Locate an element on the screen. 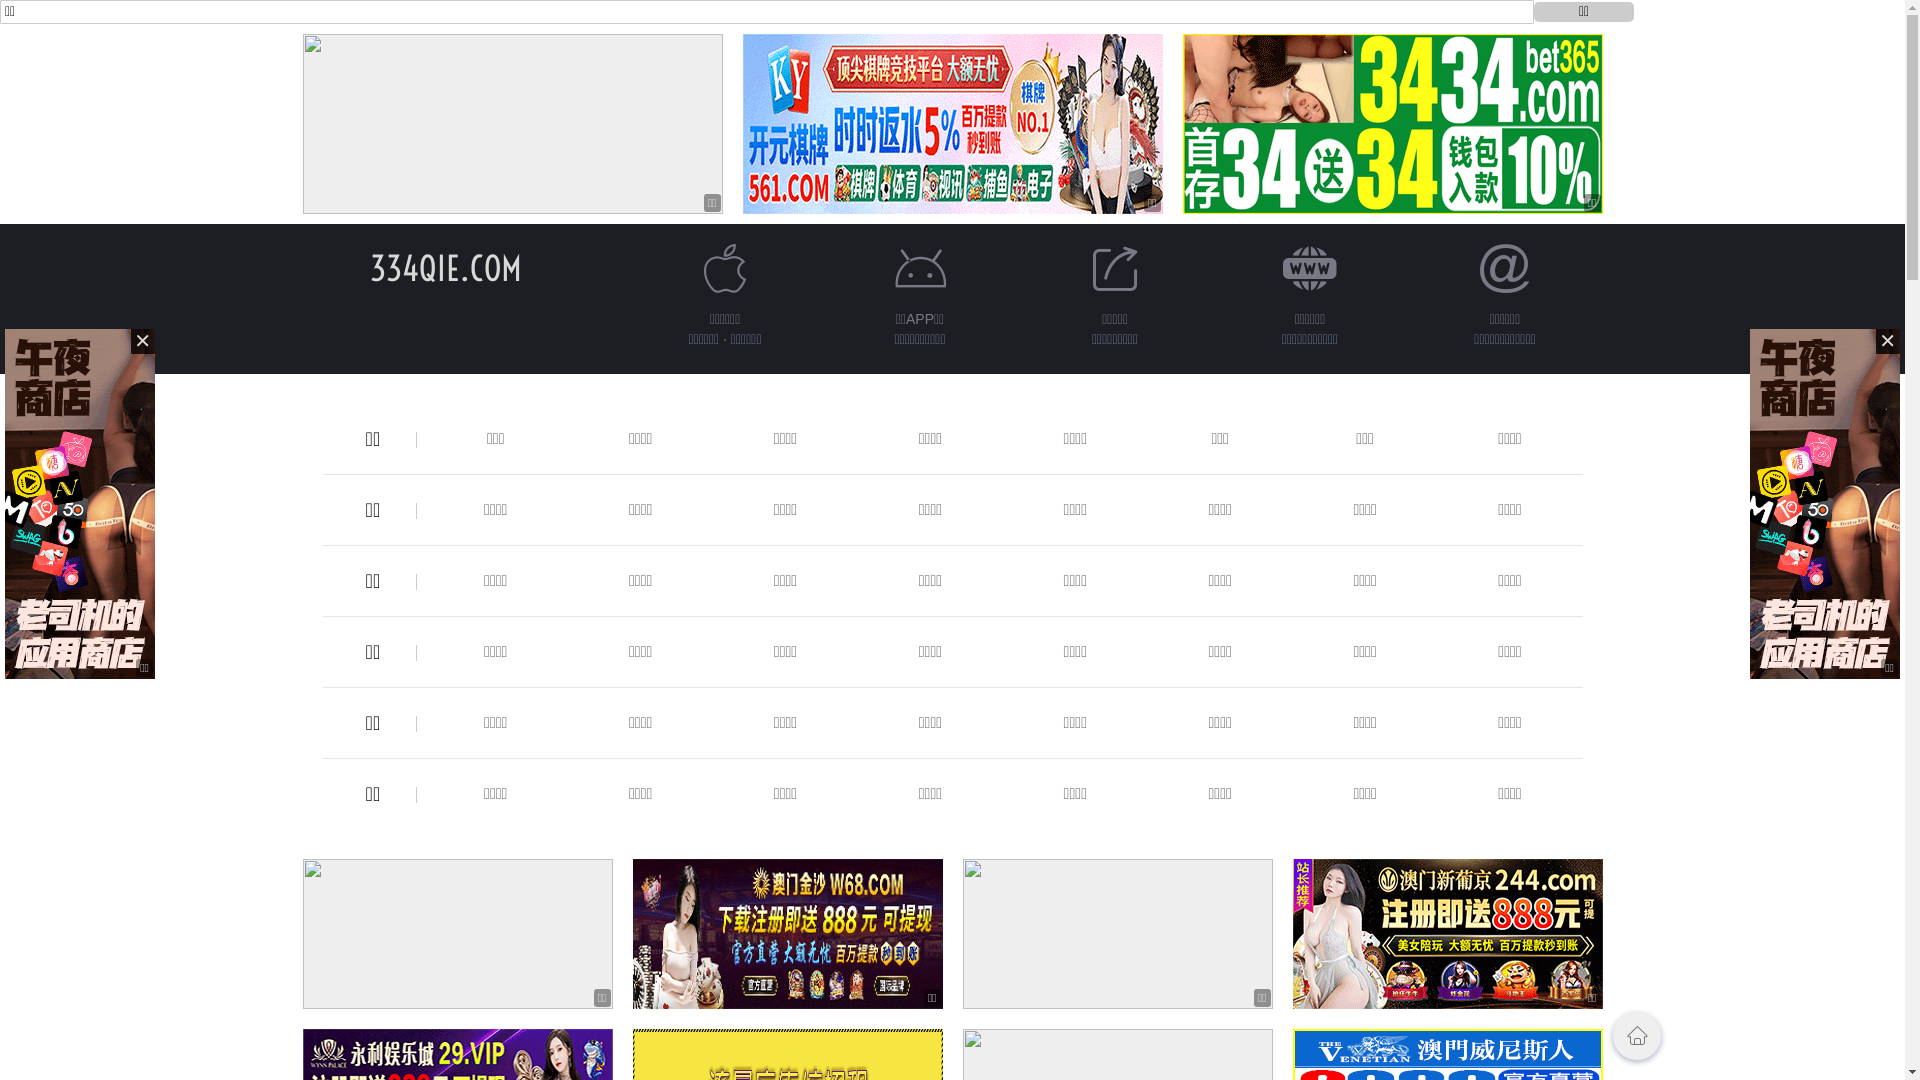 Image resolution: width=1920 pixels, height=1080 pixels. '334QIE.COM' is located at coordinates (445, 267).